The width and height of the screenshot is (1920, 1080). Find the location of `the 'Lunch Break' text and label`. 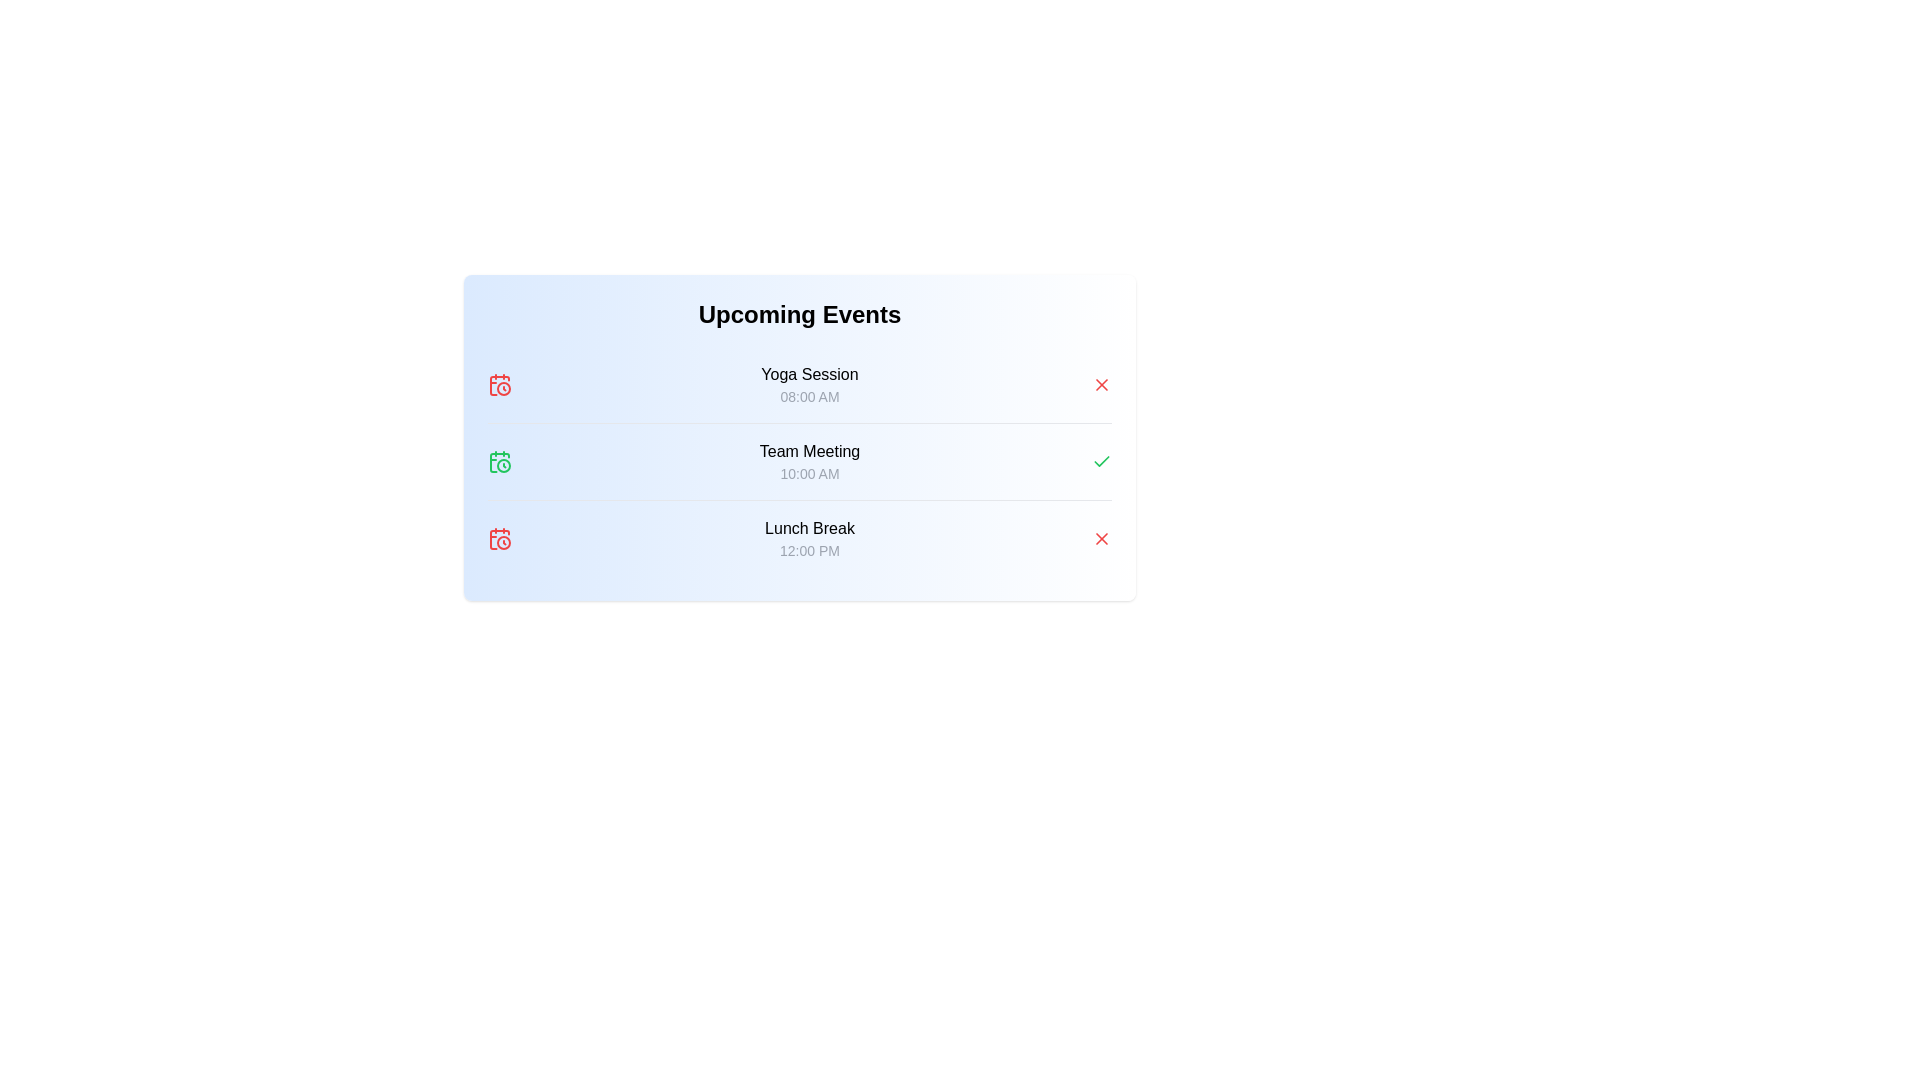

the 'Lunch Break' text and label is located at coordinates (810, 538).